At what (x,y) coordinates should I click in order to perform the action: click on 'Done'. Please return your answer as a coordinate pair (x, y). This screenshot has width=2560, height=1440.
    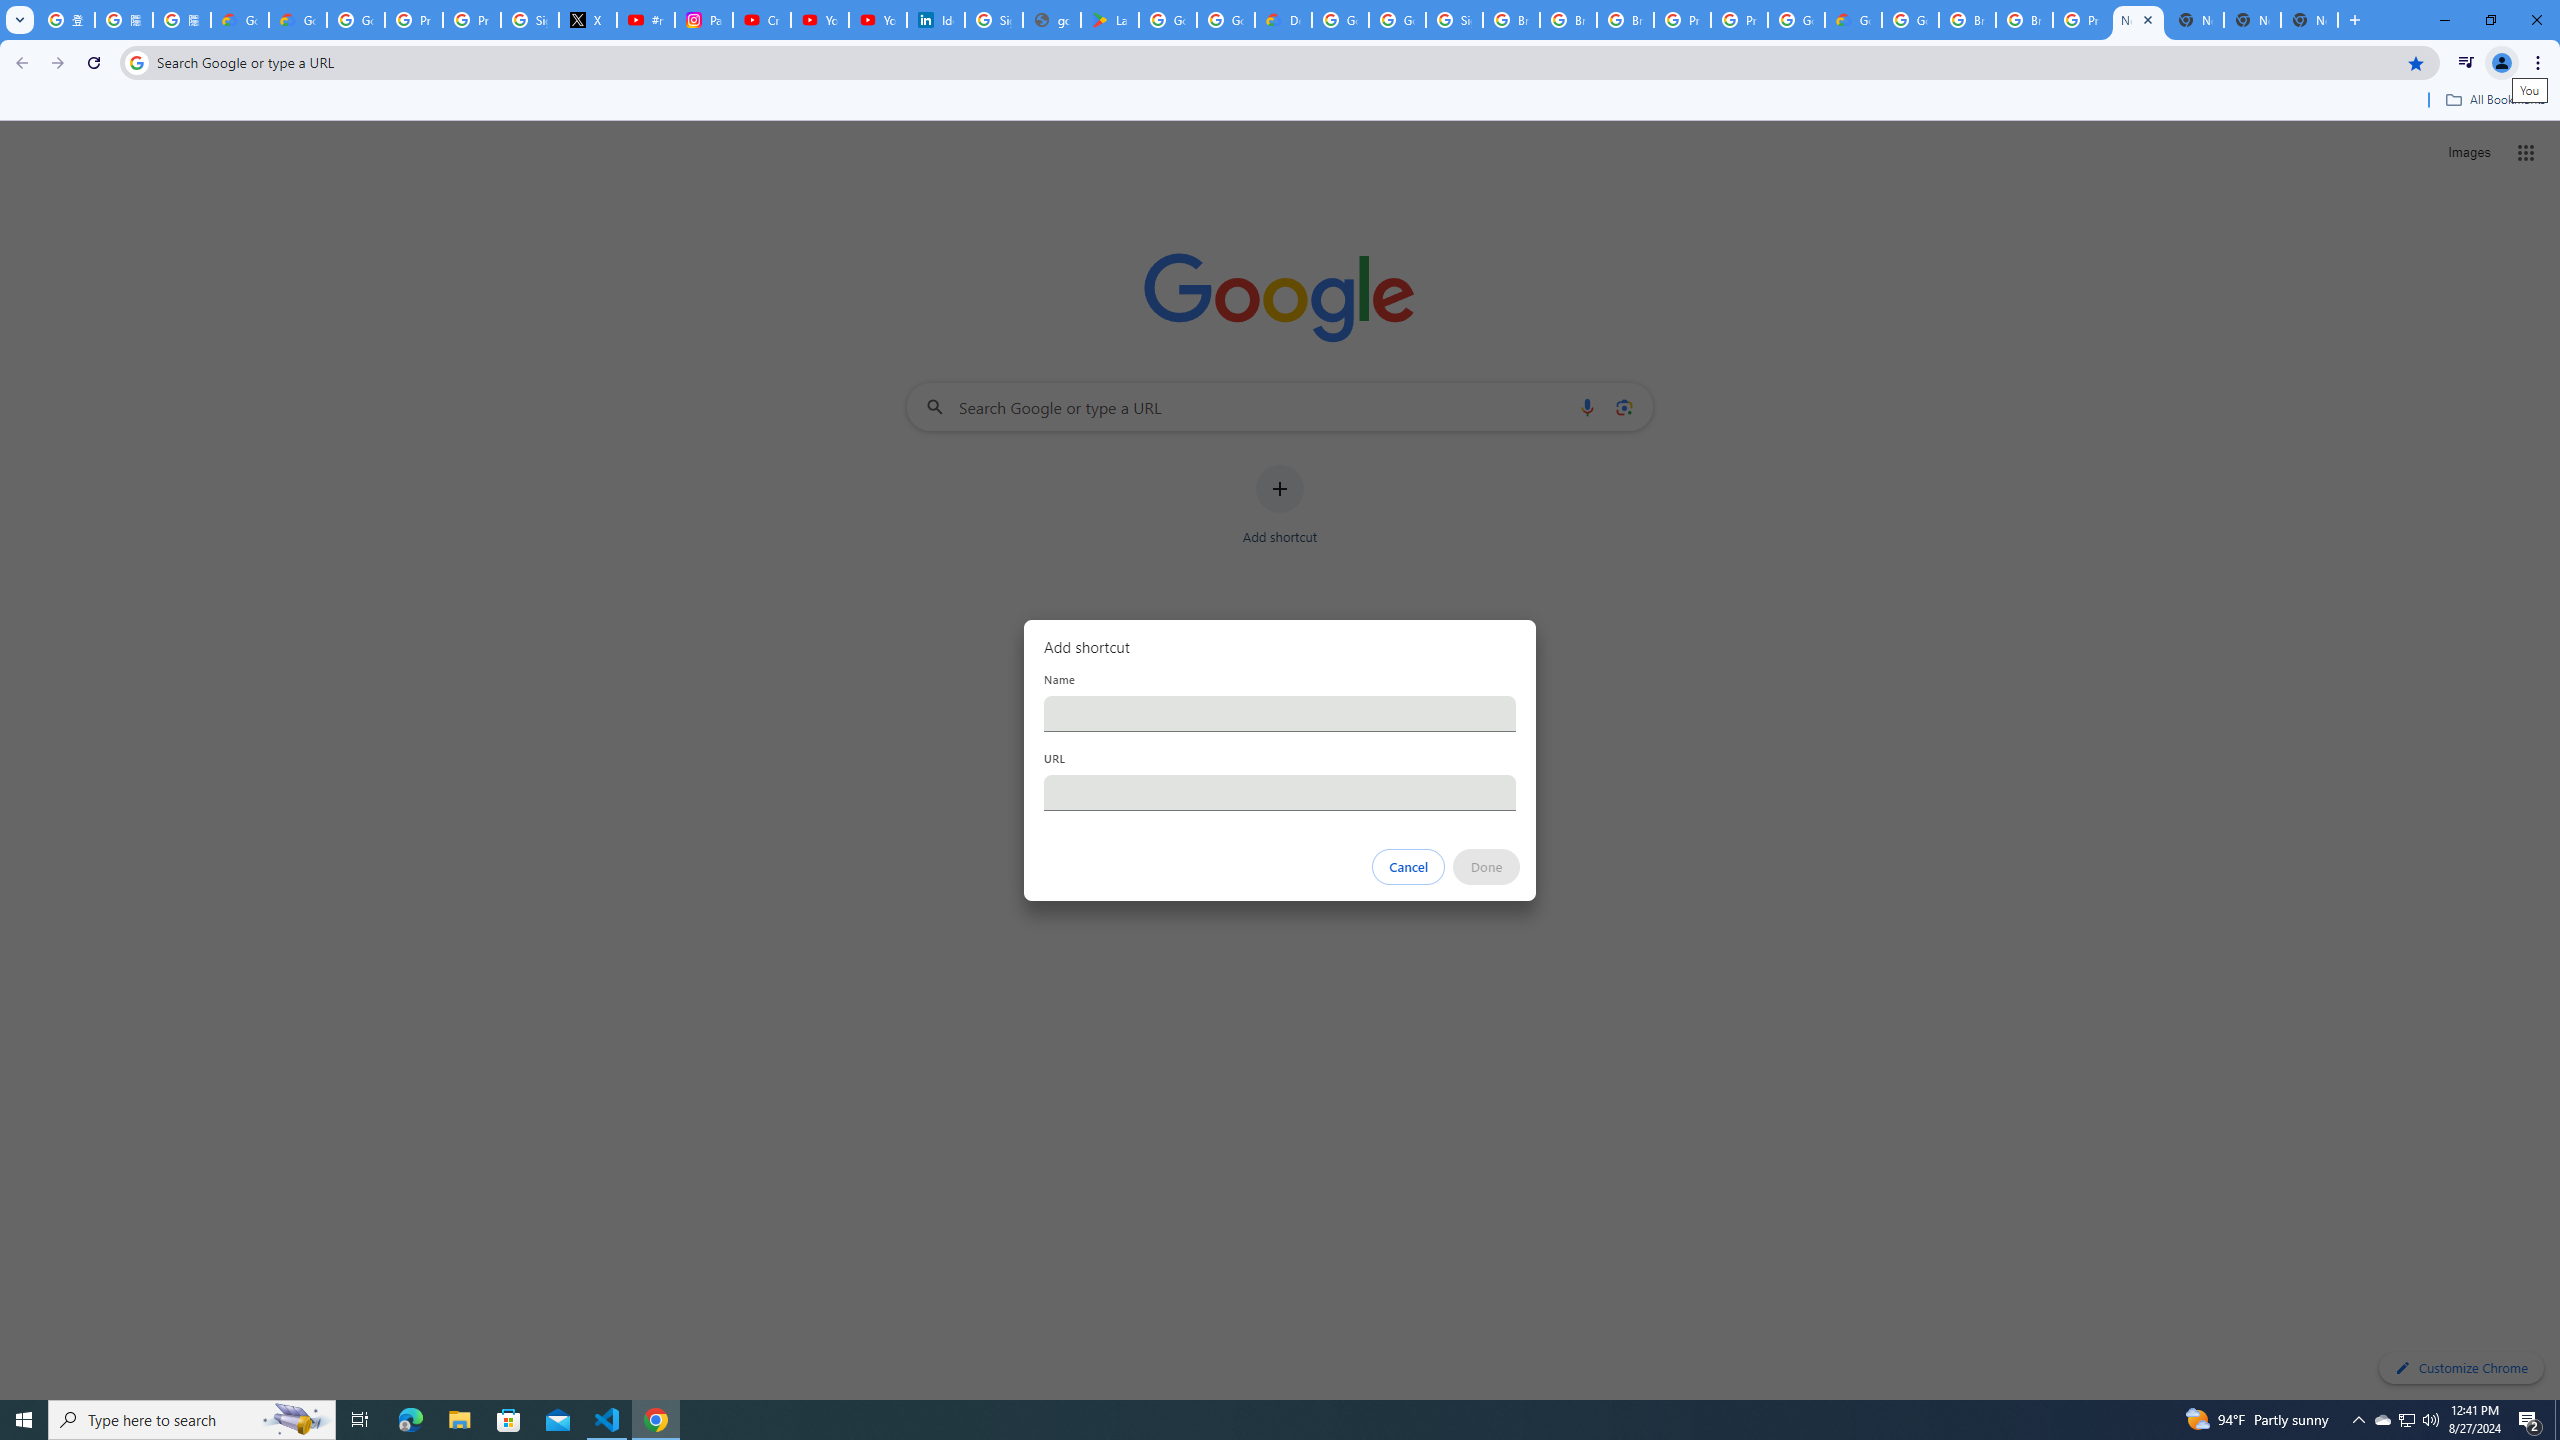
    Looking at the image, I should click on (1487, 866).